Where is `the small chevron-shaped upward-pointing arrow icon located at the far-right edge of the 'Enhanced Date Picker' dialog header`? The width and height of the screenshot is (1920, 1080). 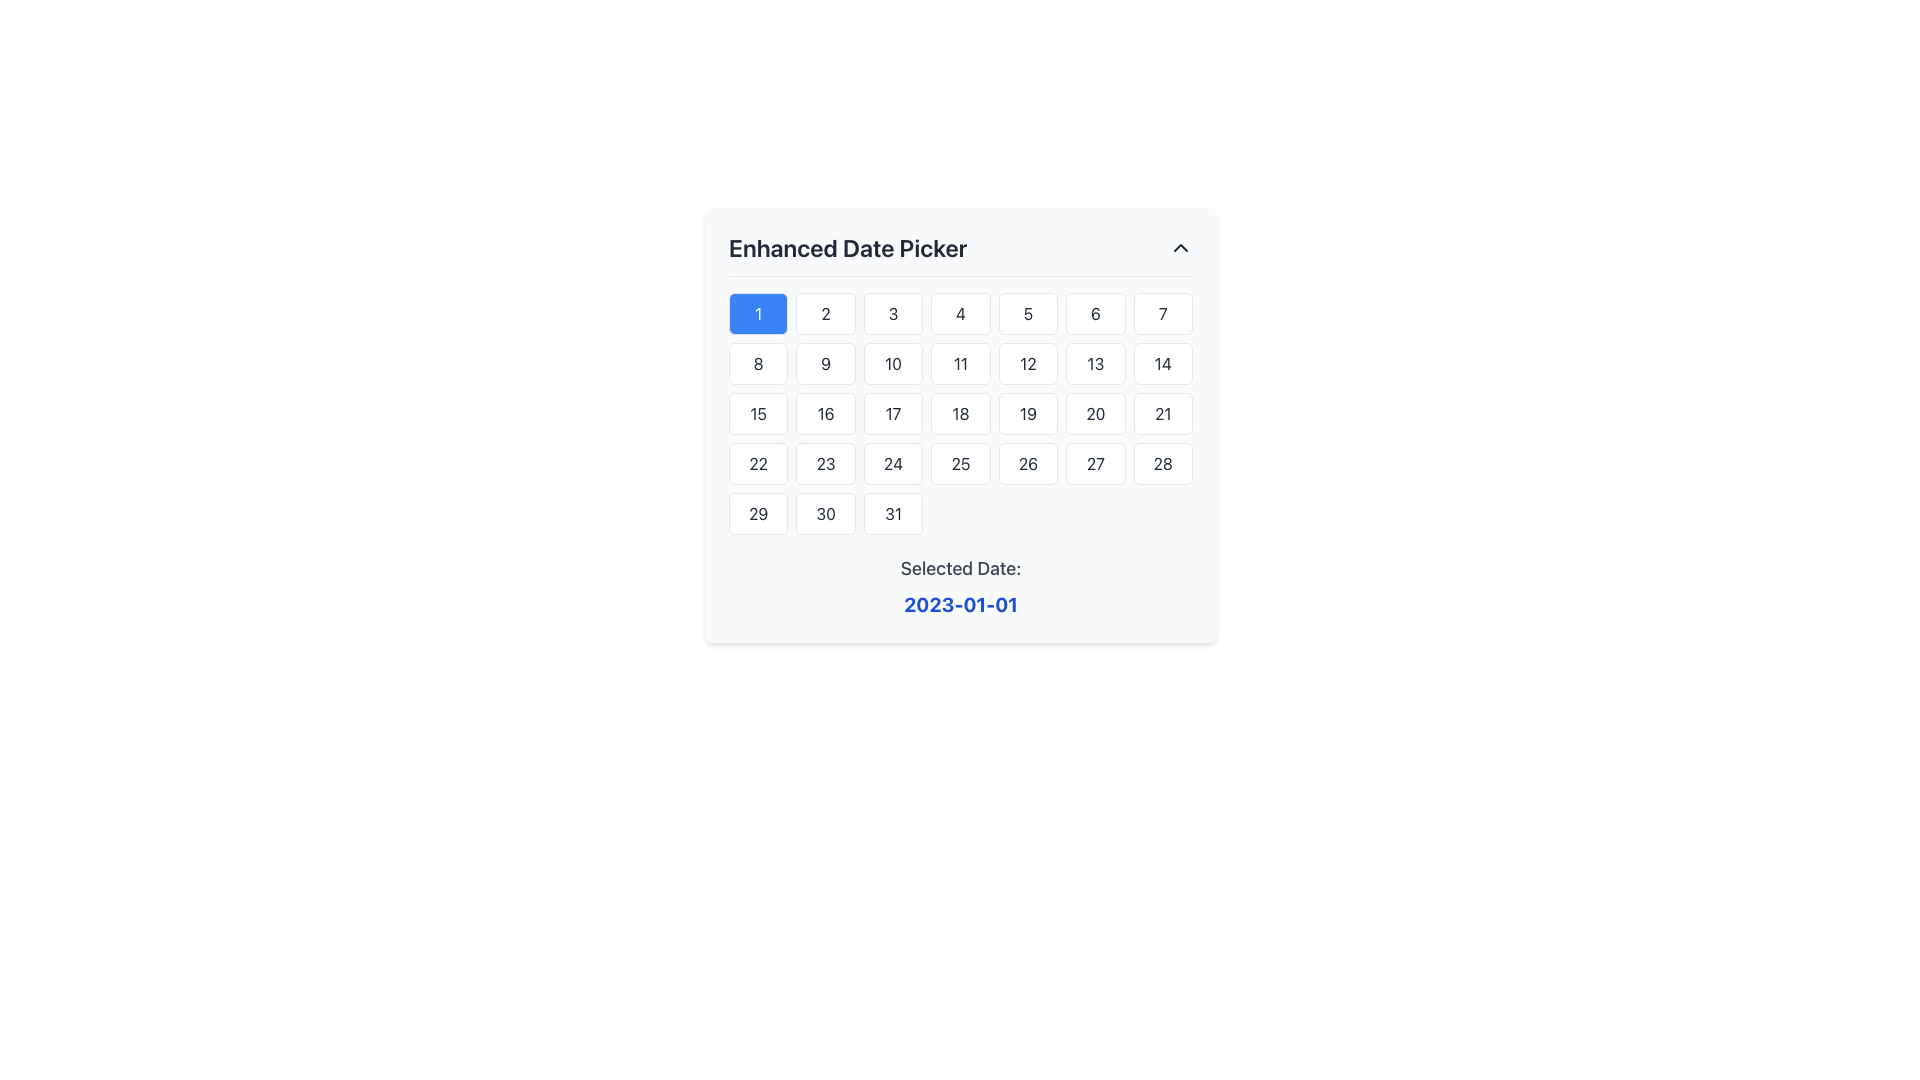
the small chevron-shaped upward-pointing arrow icon located at the far-right edge of the 'Enhanced Date Picker' dialog header is located at coordinates (1180, 246).